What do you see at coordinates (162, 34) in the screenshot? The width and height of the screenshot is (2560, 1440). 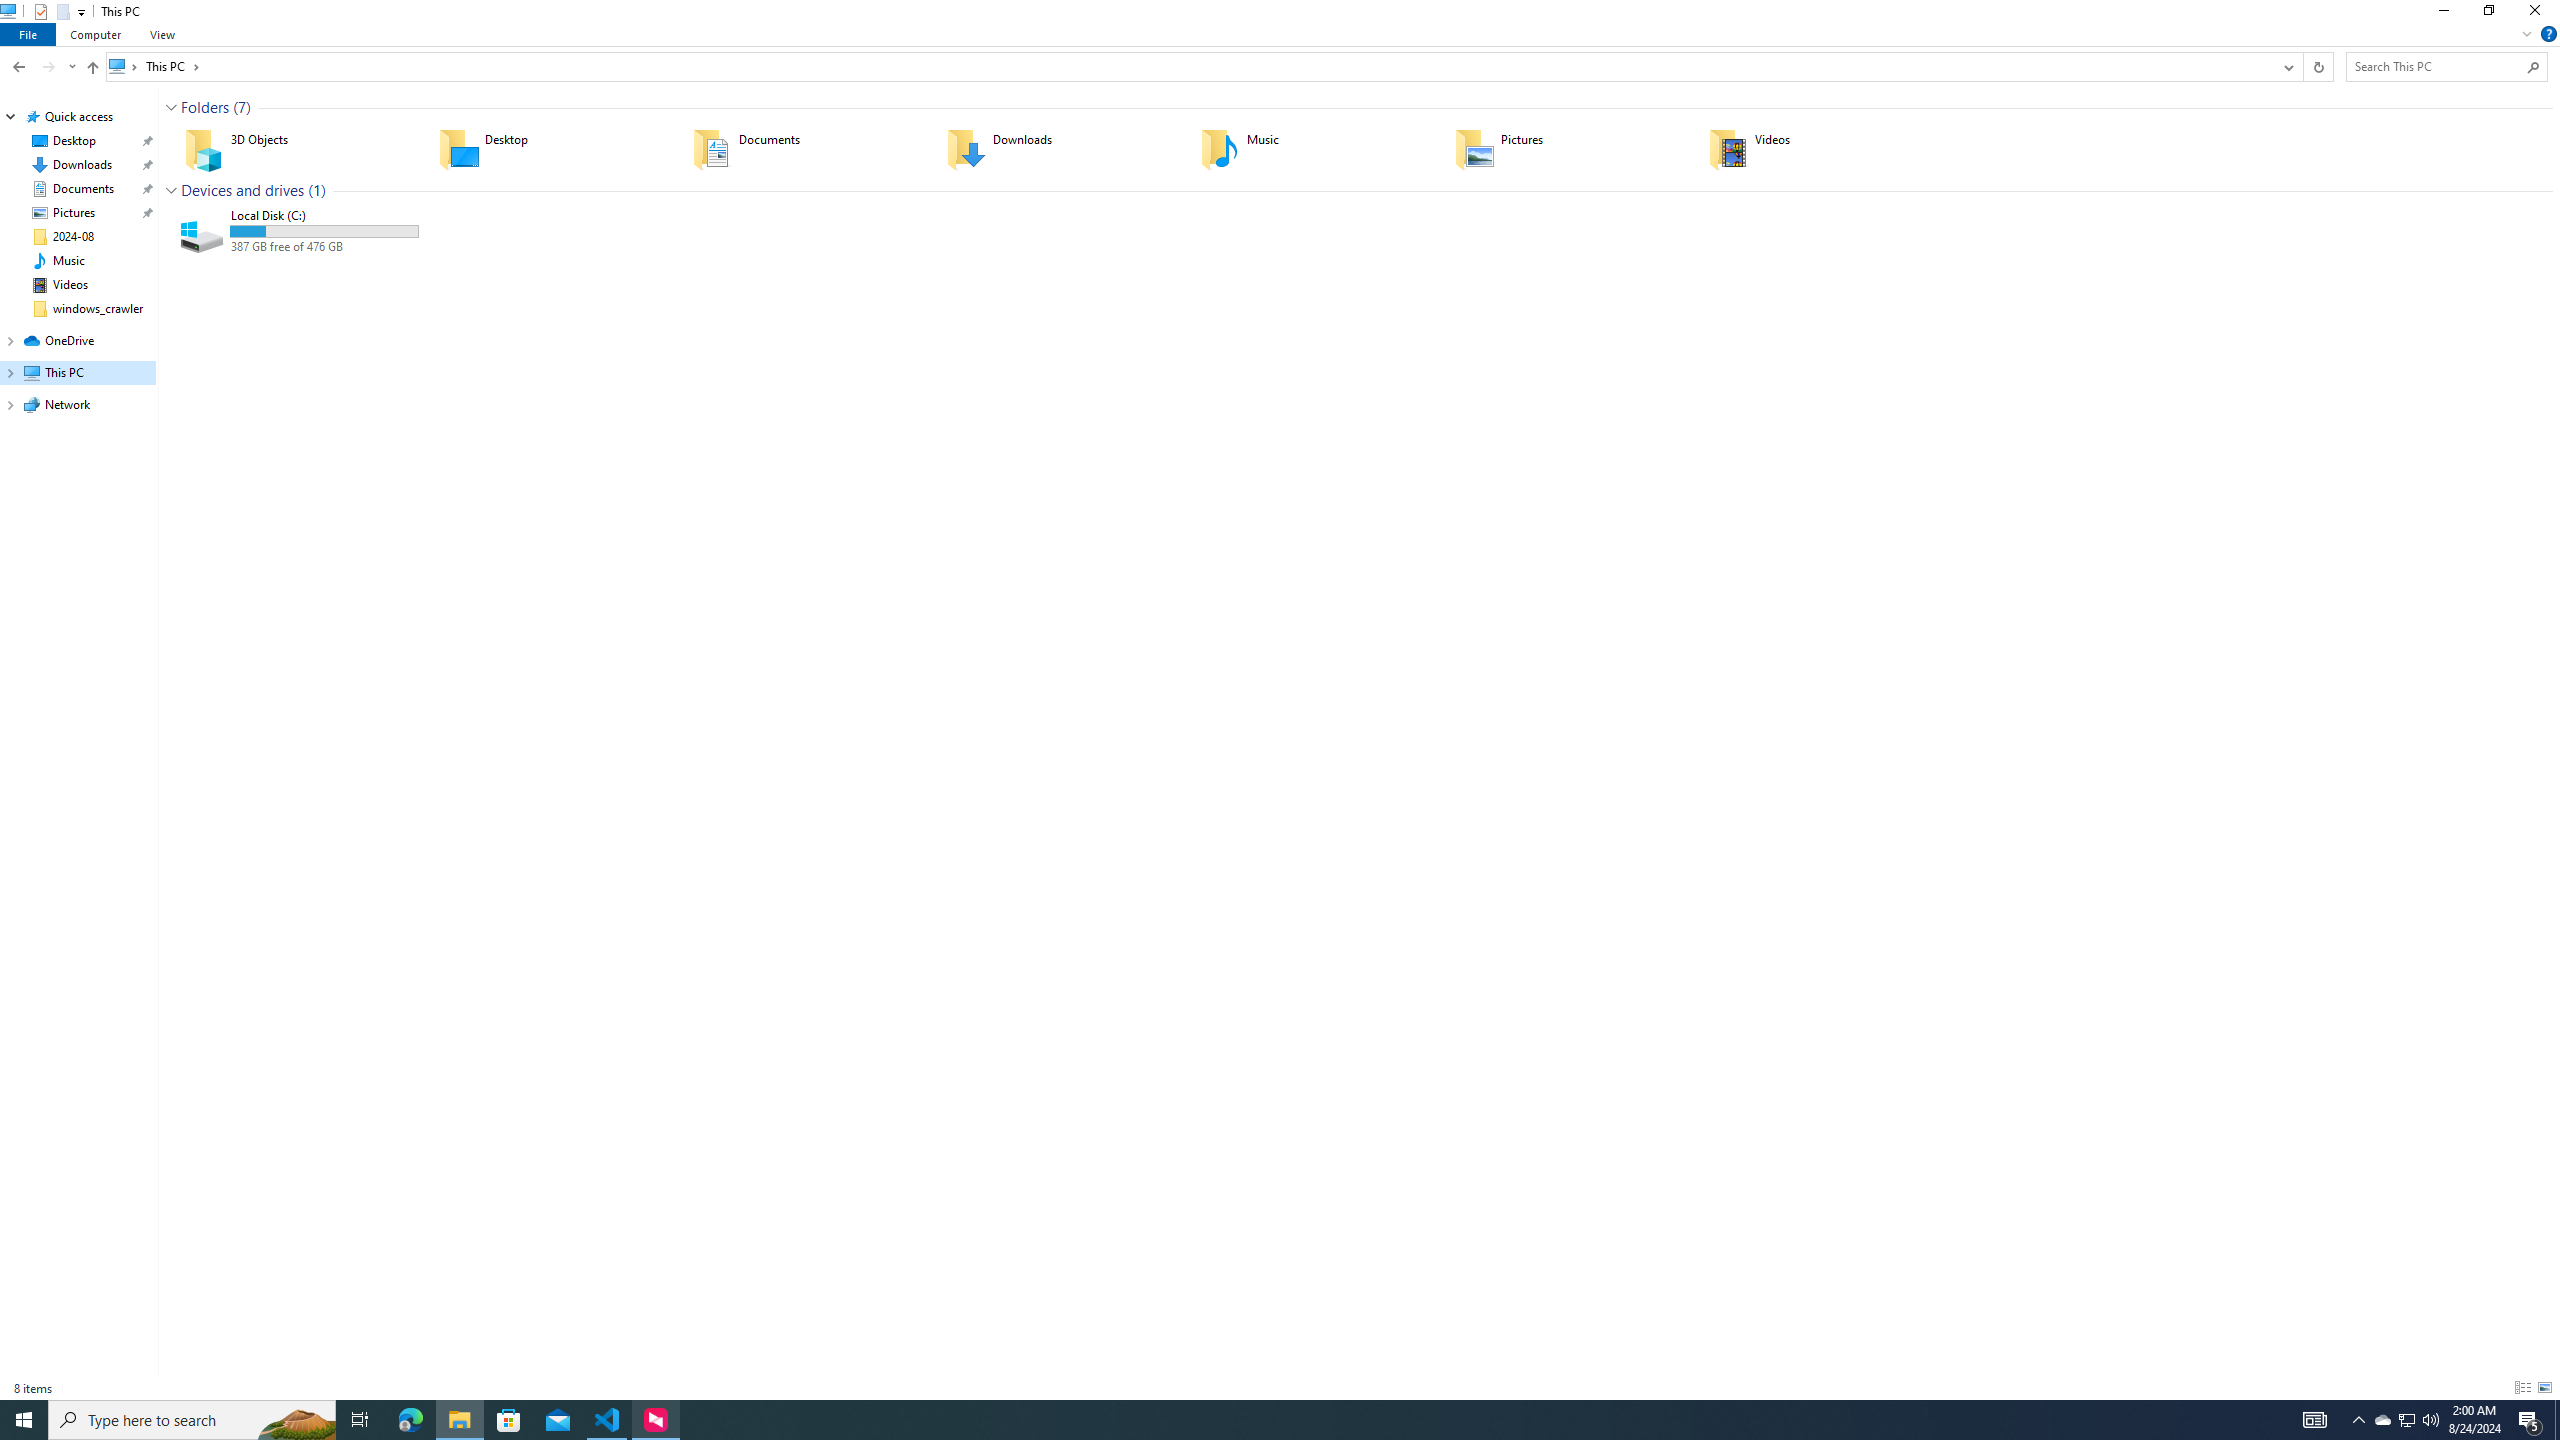 I see `'View'` at bounding box center [162, 34].